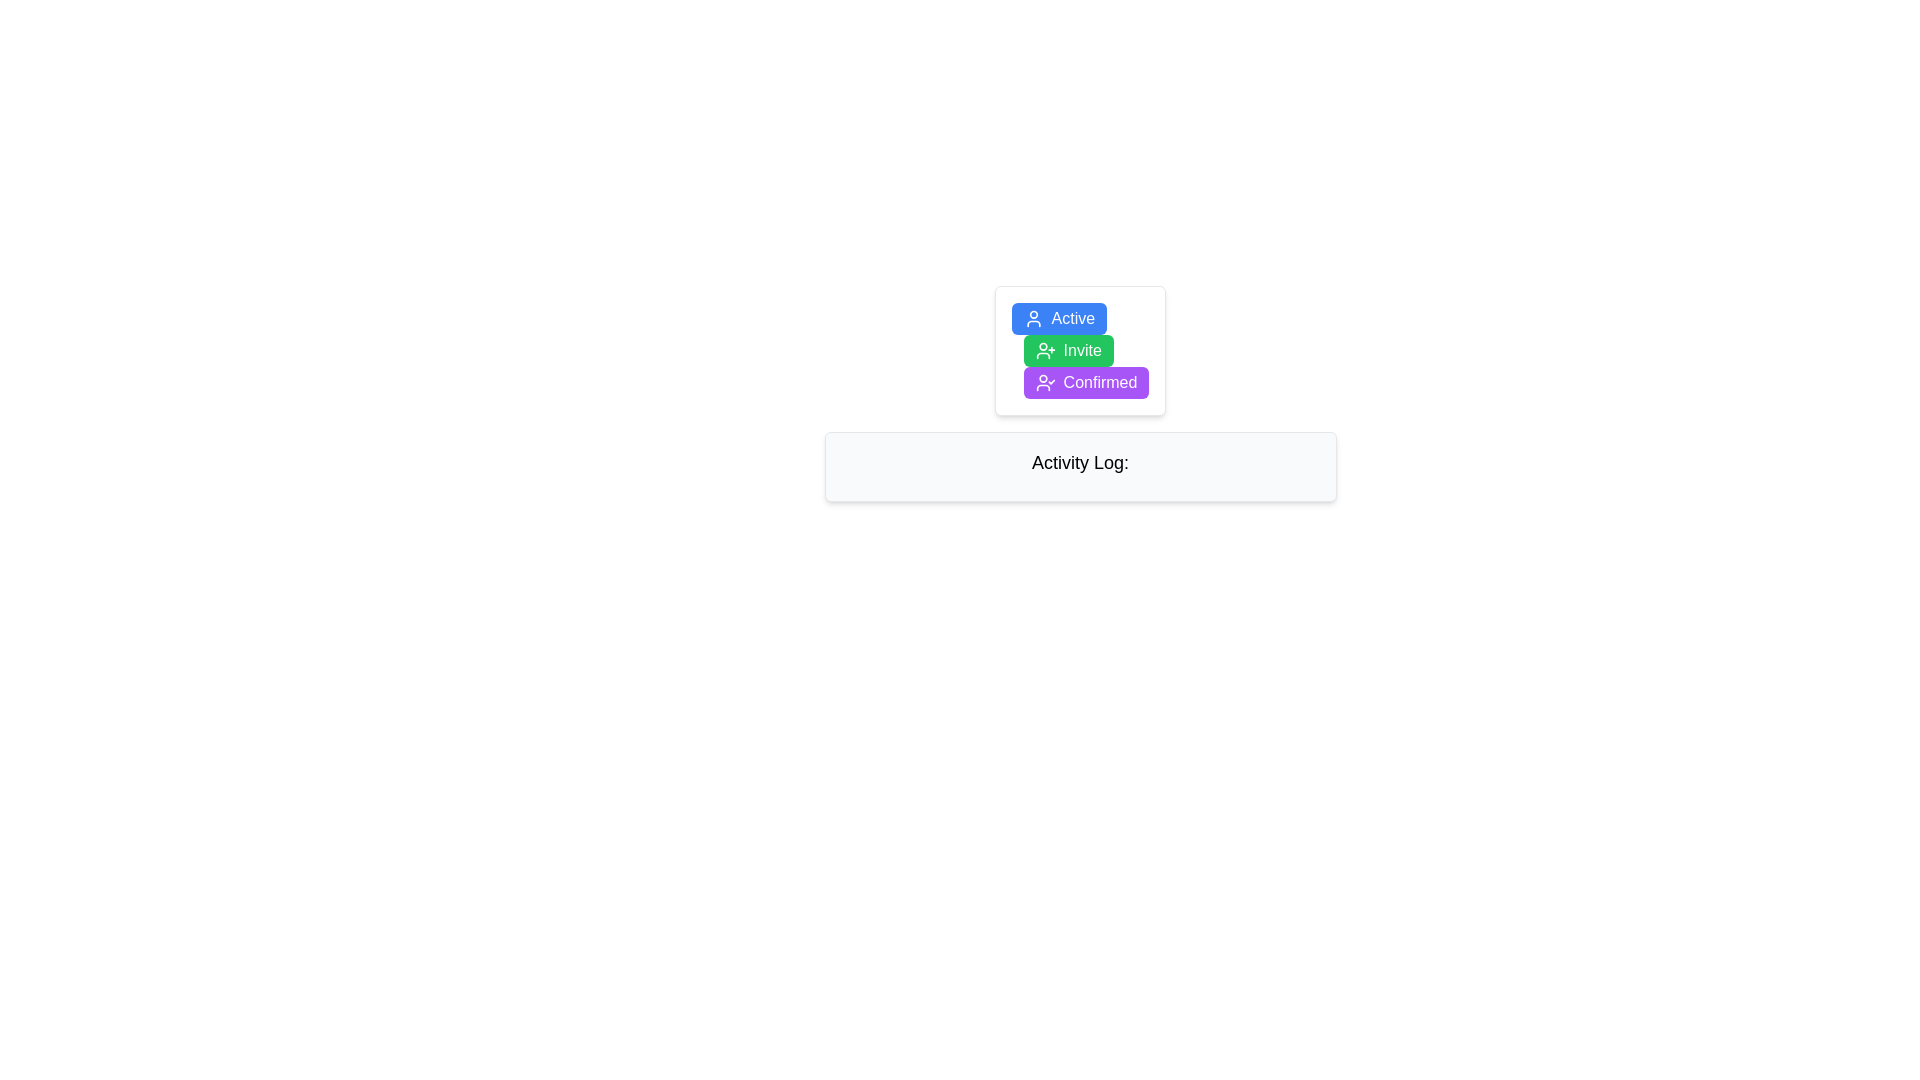  Describe the element at coordinates (1044, 350) in the screenshot. I see `the 'Invite' button which contains a 'user add' icon with a green background, located between the 'Active' and 'Confirmed' buttons` at that location.